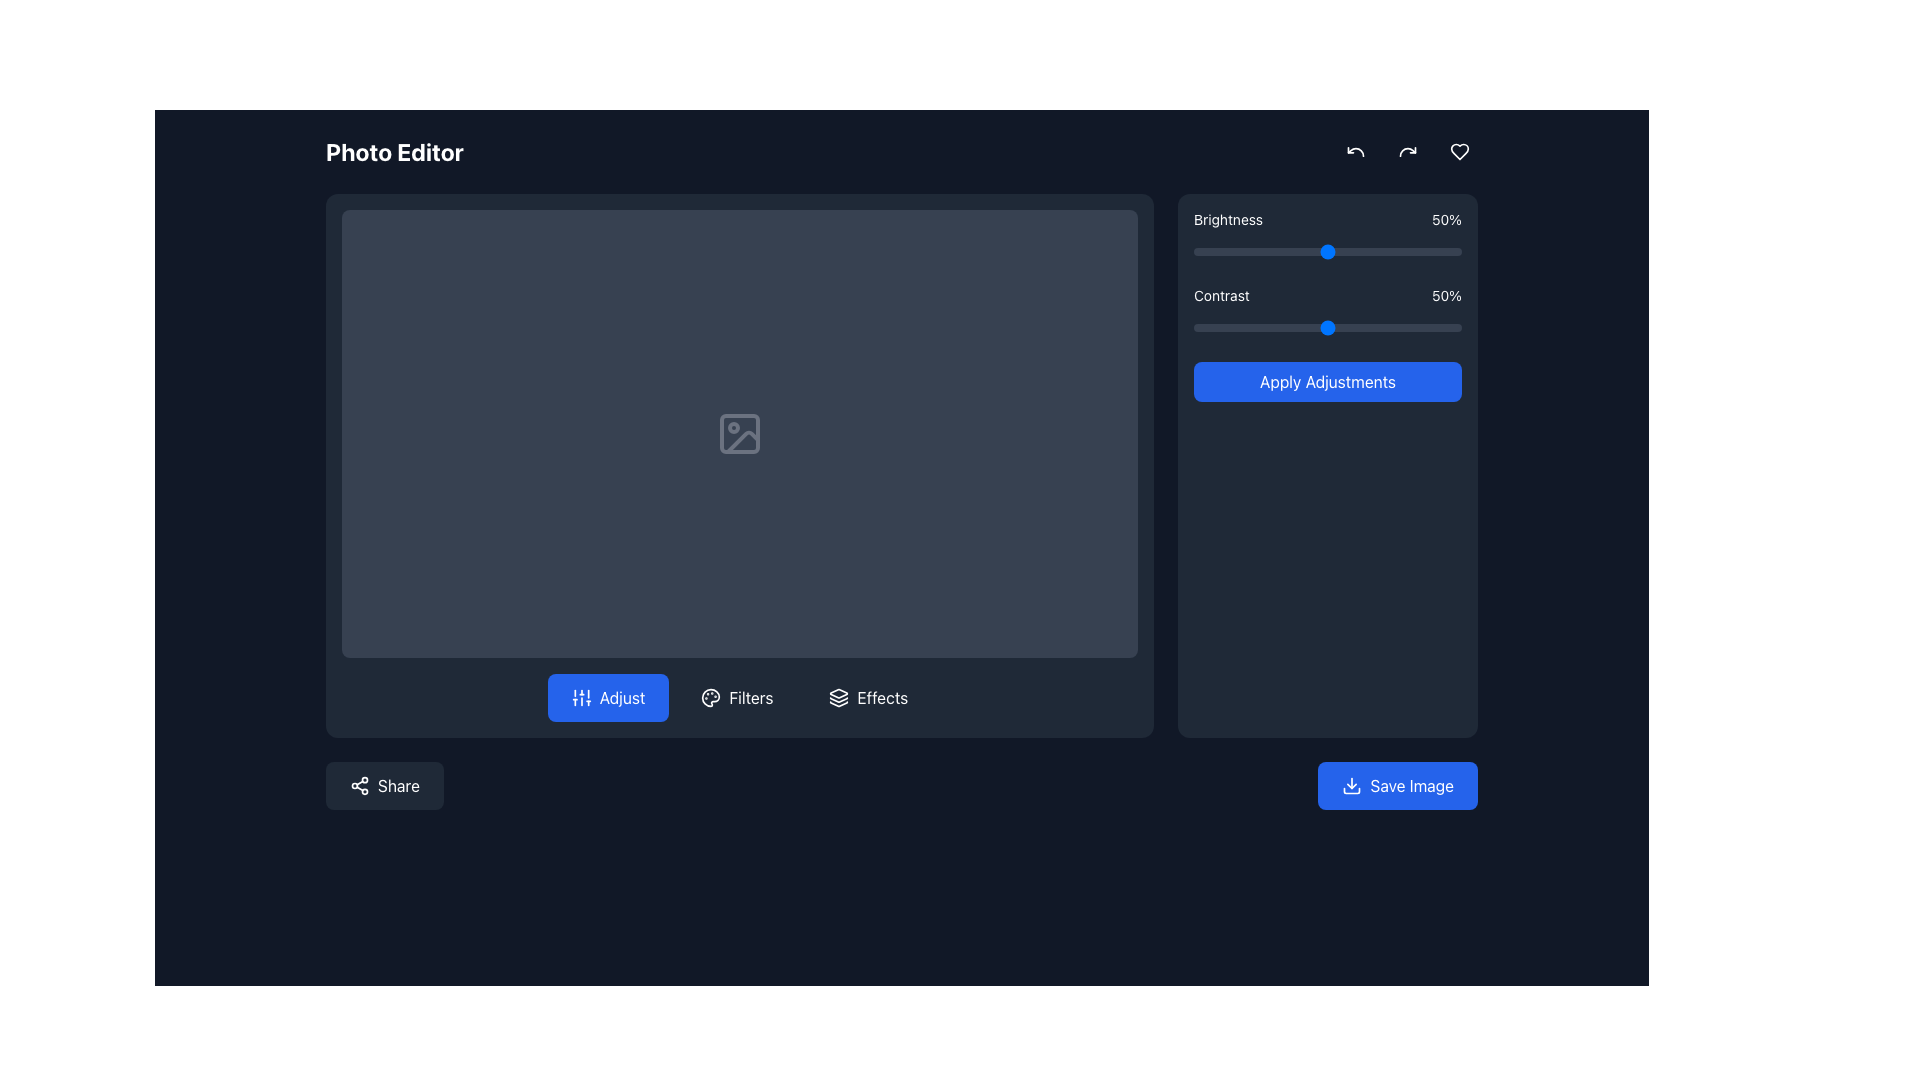 Image resolution: width=1920 pixels, height=1080 pixels. I want to click on the static text label displaying the current value of the contrast setting, located on the far-right side of the contrast adjustment section, so click(1447, 296).